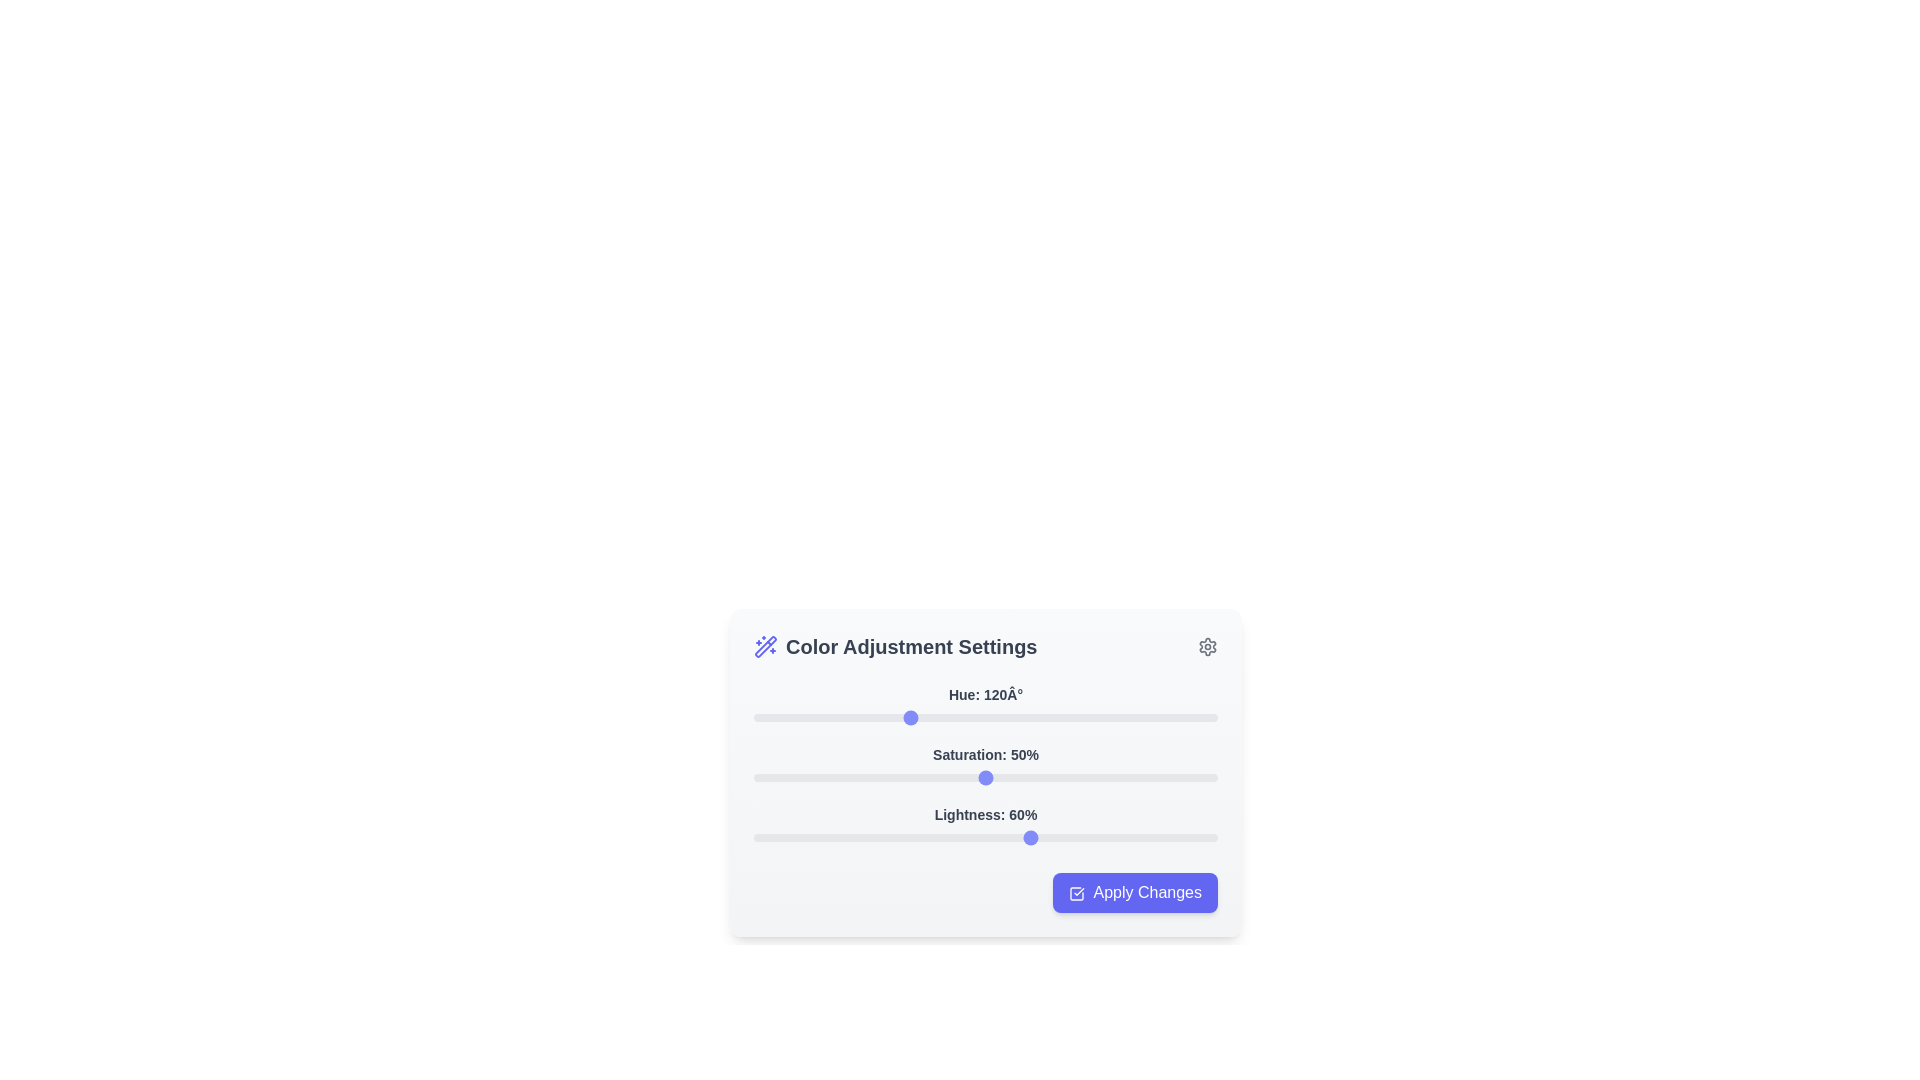 The width and height of the screenshot is (1920, 1080). What do you see at coordinates (882, 837) in the screenshot?
I see `the lightness` at bounding box center [882, 837].